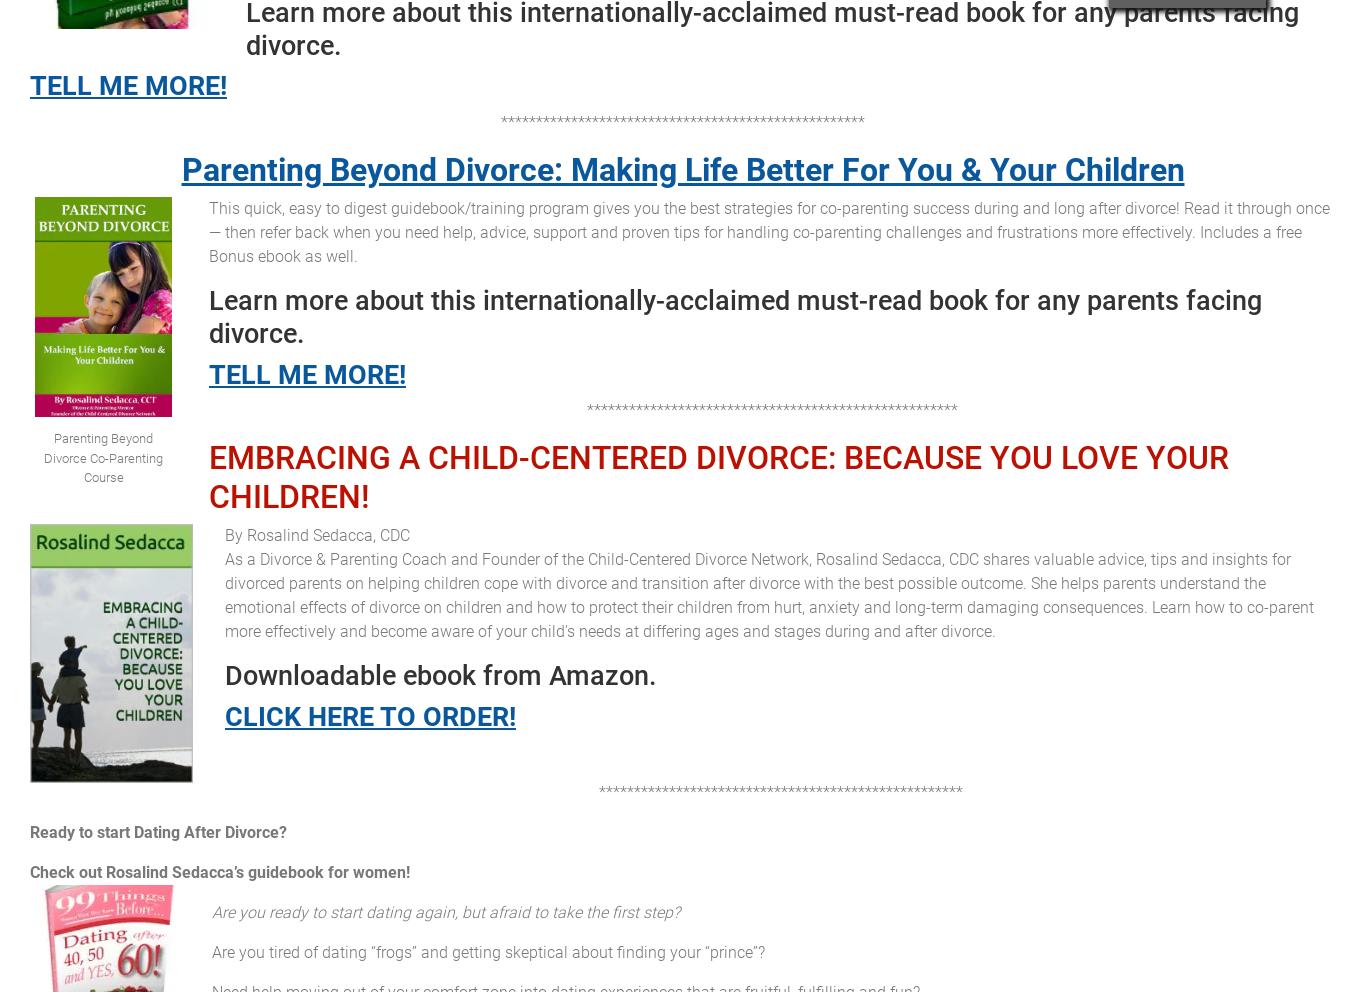 The height and width of the screenshot is (992, 1366). What do you see at coordinates (219, 872) in the screenshot?
I see `'Check out Rosalind Sedacca’s guidebook for women!'` at bounding box center [219, 872].